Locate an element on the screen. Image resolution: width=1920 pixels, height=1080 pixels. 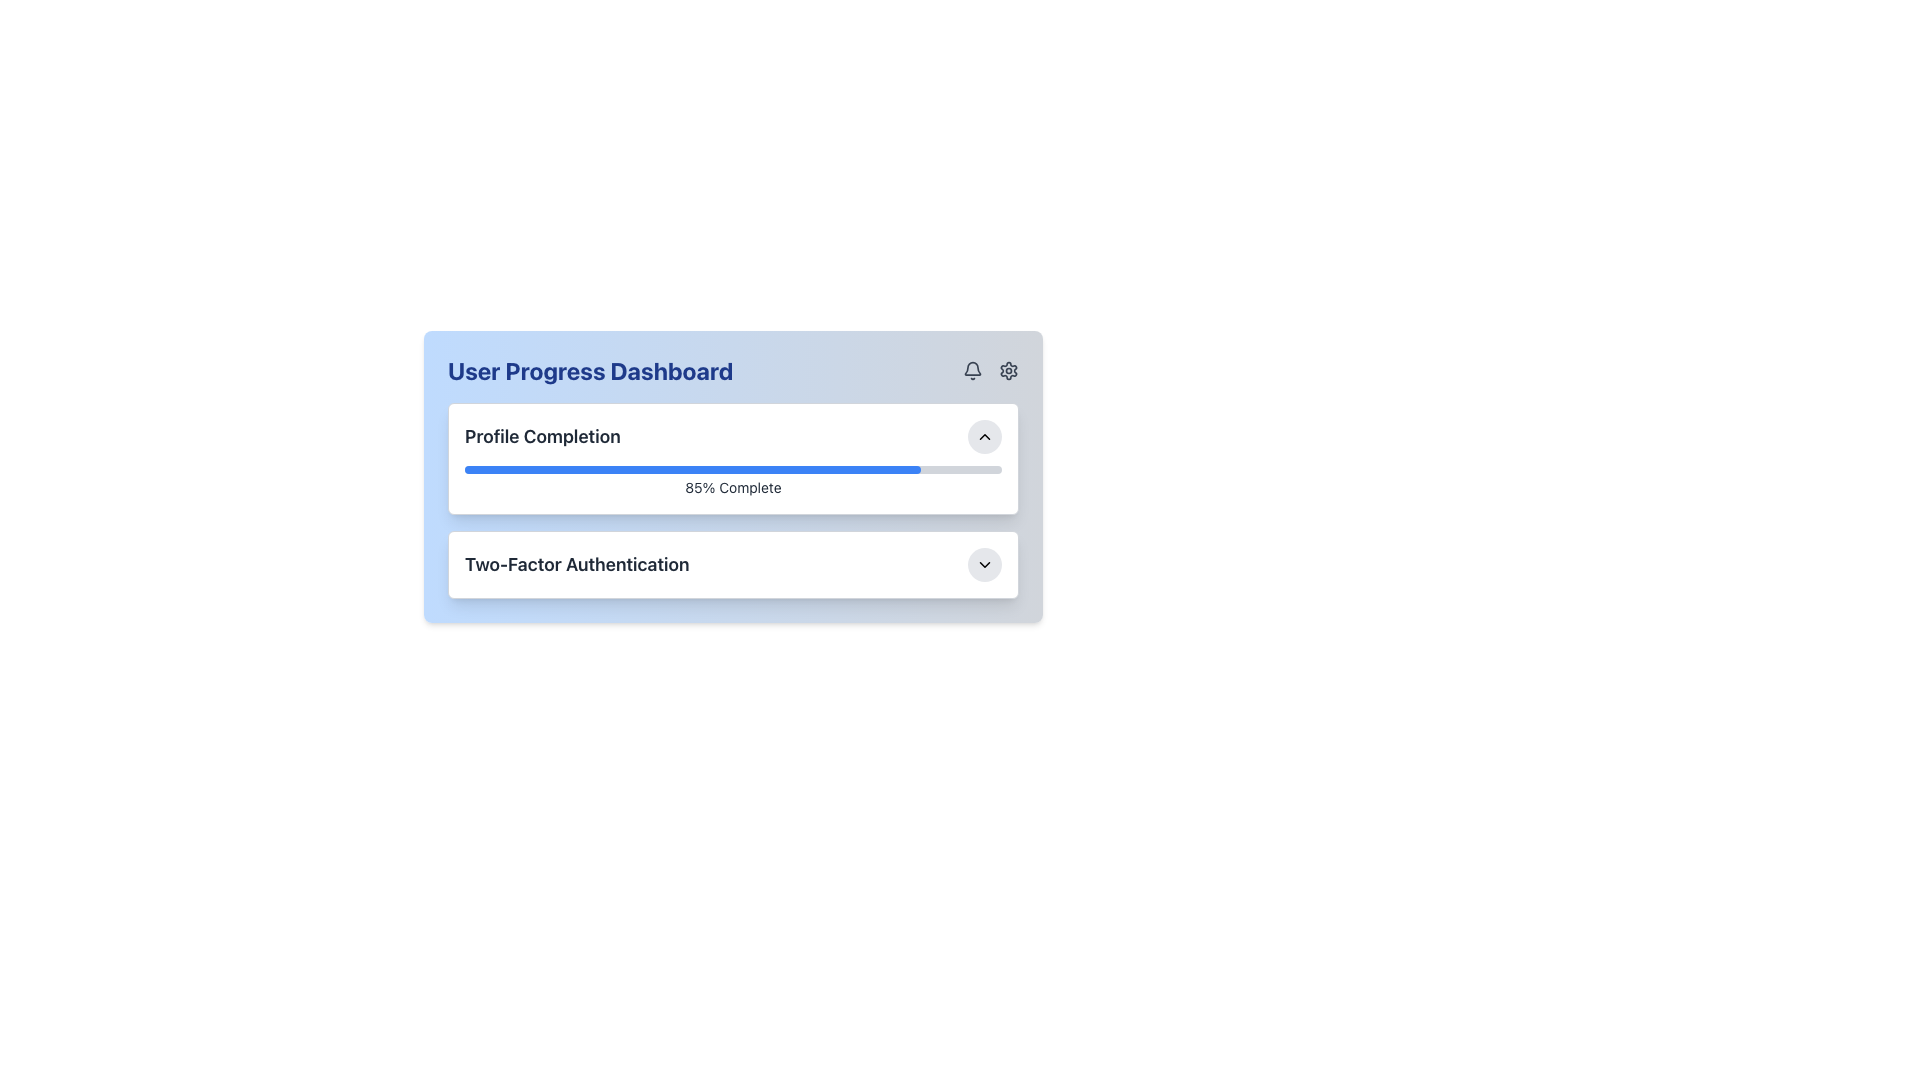
the blue progress bar representing 85% completion in the User Progress Dashboard, located below the 'Profile Completion' label is located at coordinates (693, 470).